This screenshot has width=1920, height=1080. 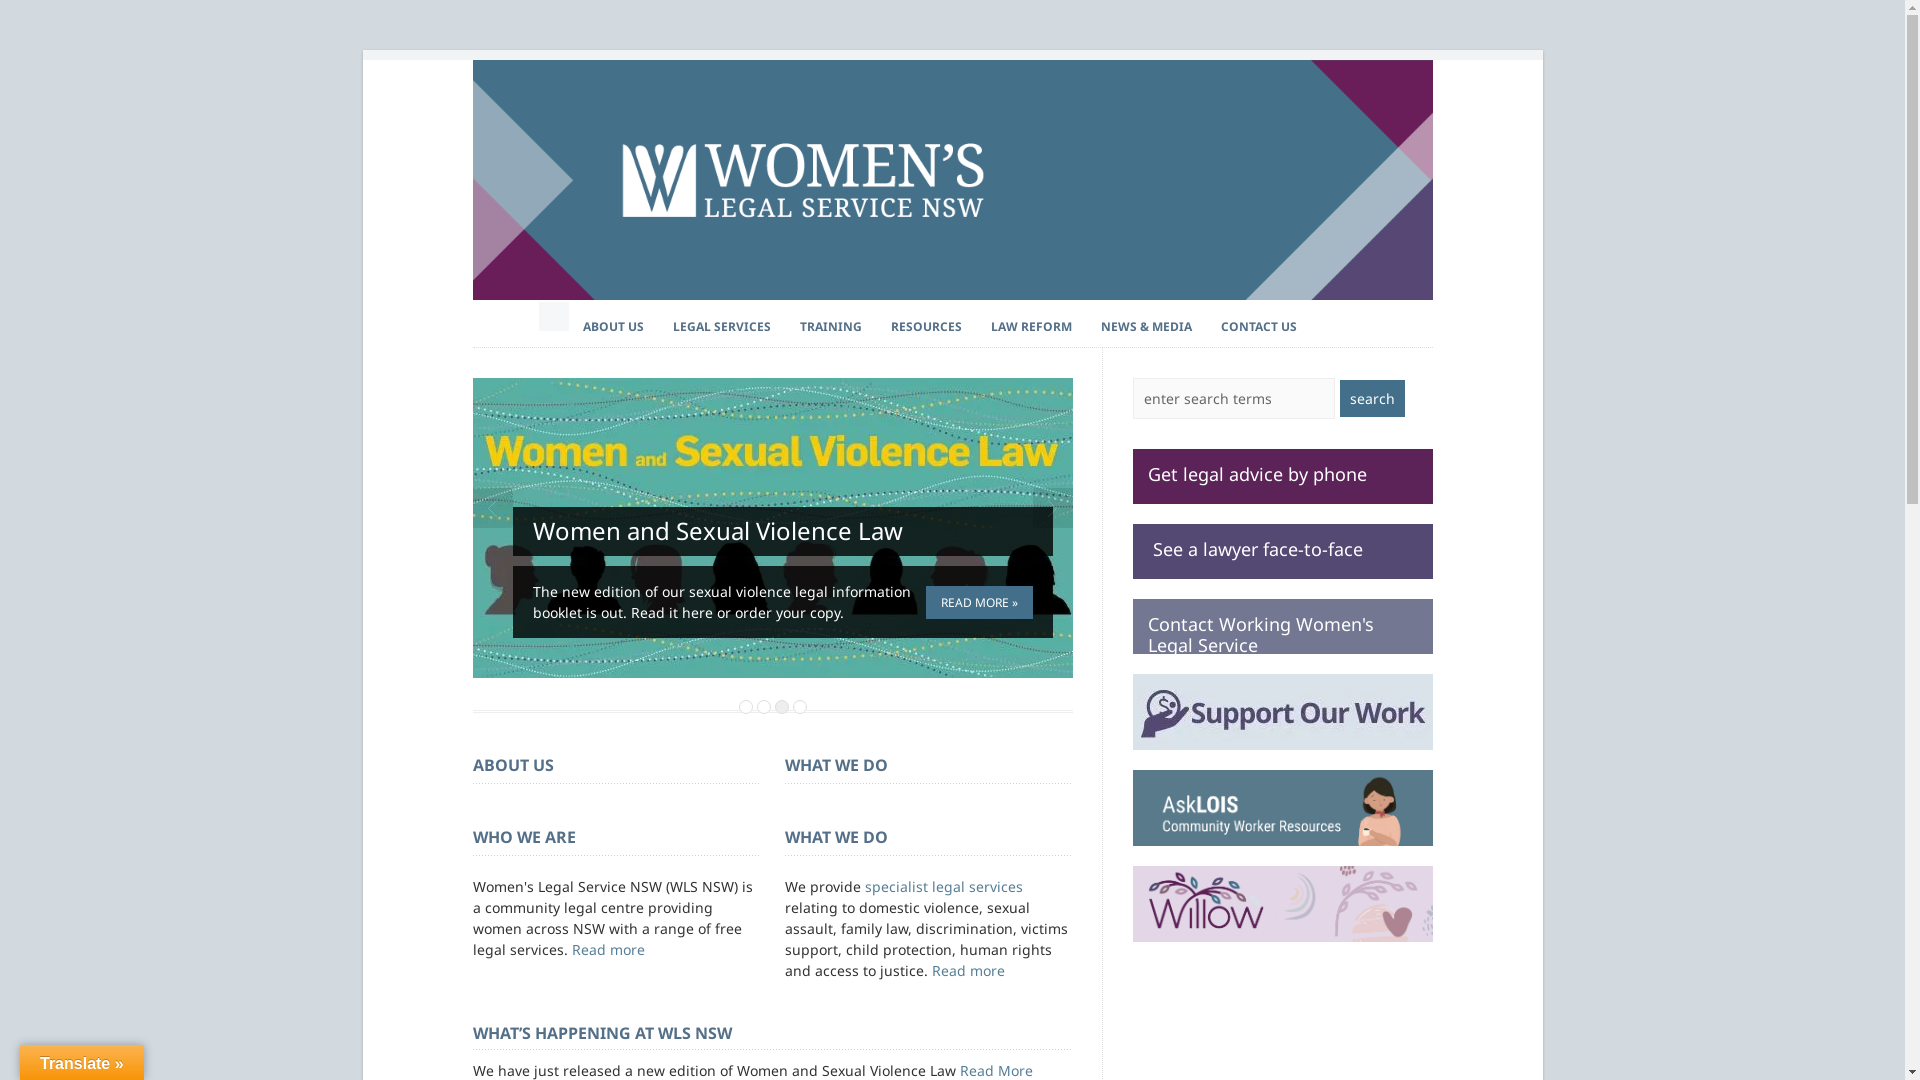 What do you see at coordinates (1281, 625) in the screenshot?
I see `'Contact Working Women's Legal Service'` at bounding box center [1281, 625].